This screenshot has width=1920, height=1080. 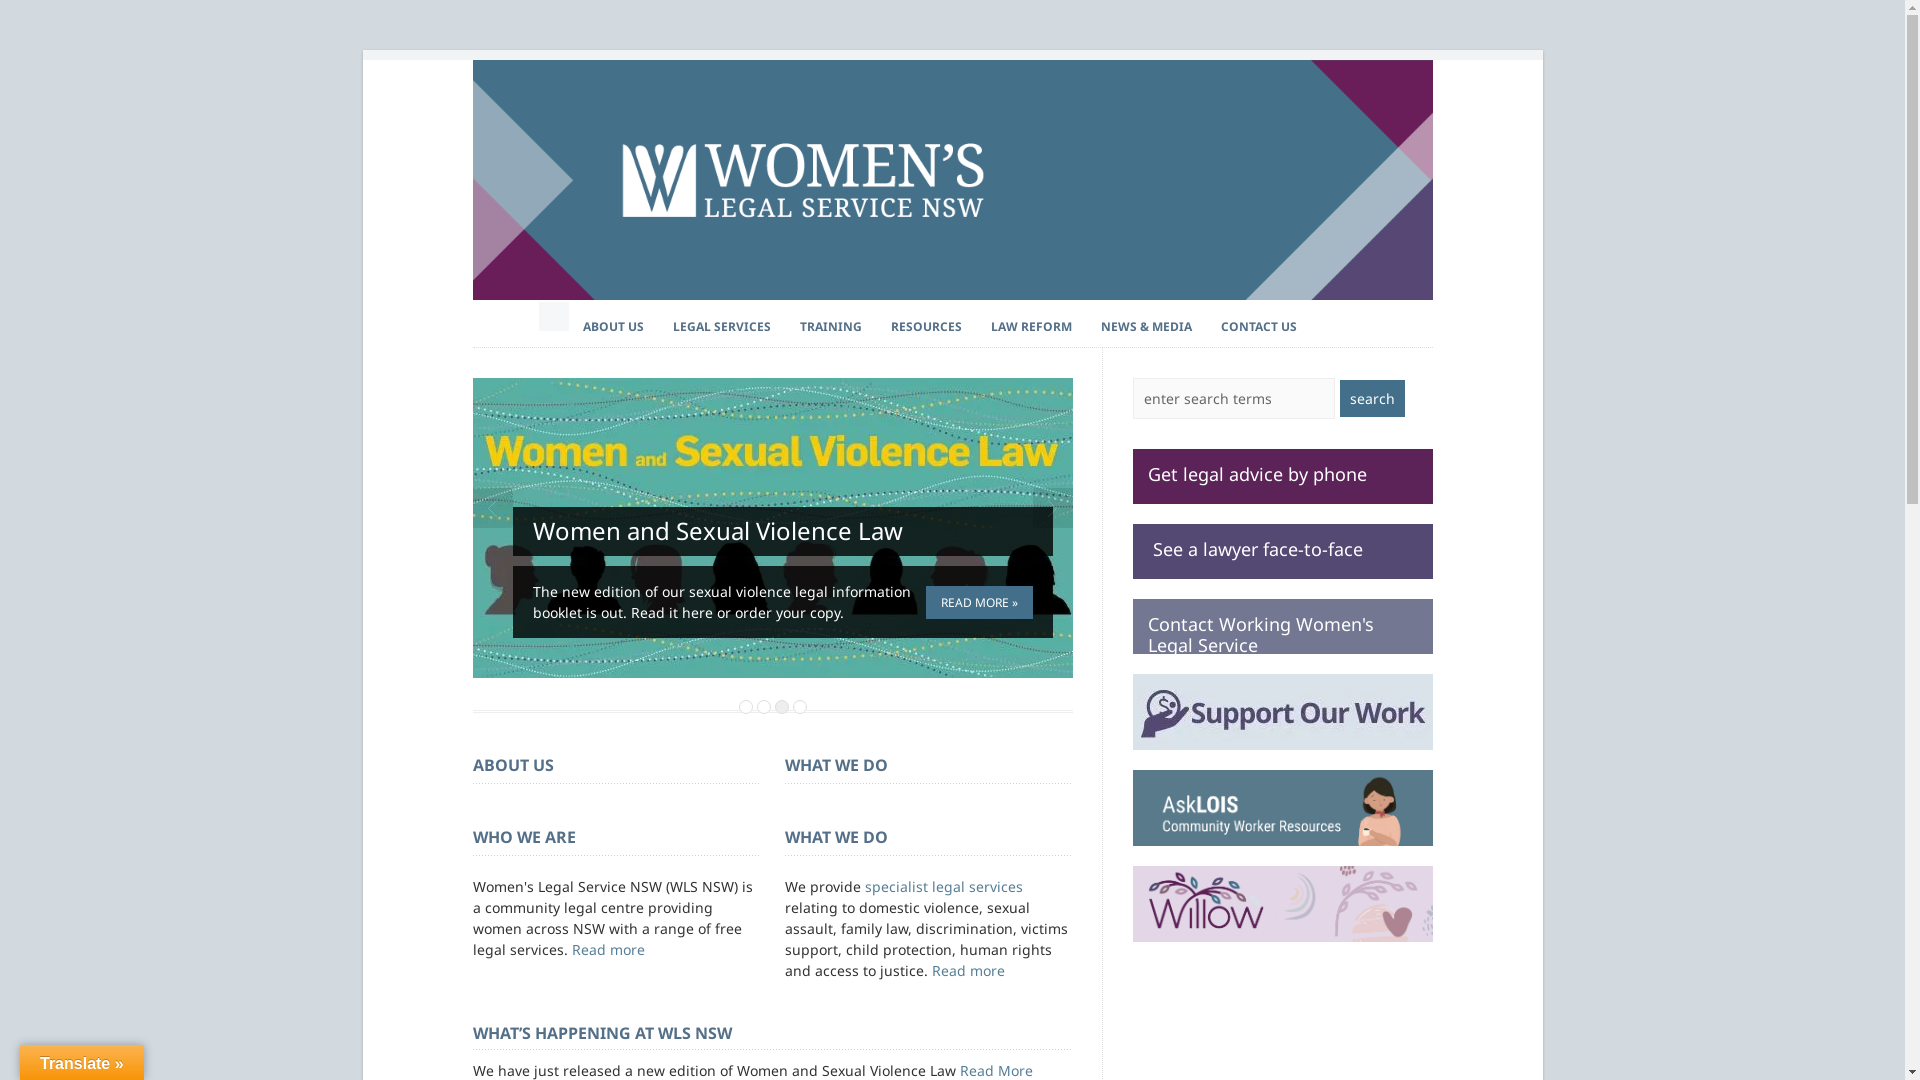 What do you see at coordinates (1281, 625) in the screenshot?
I see `'Contact Working Women's Legal Service'` at bounding box center [1281, 625].